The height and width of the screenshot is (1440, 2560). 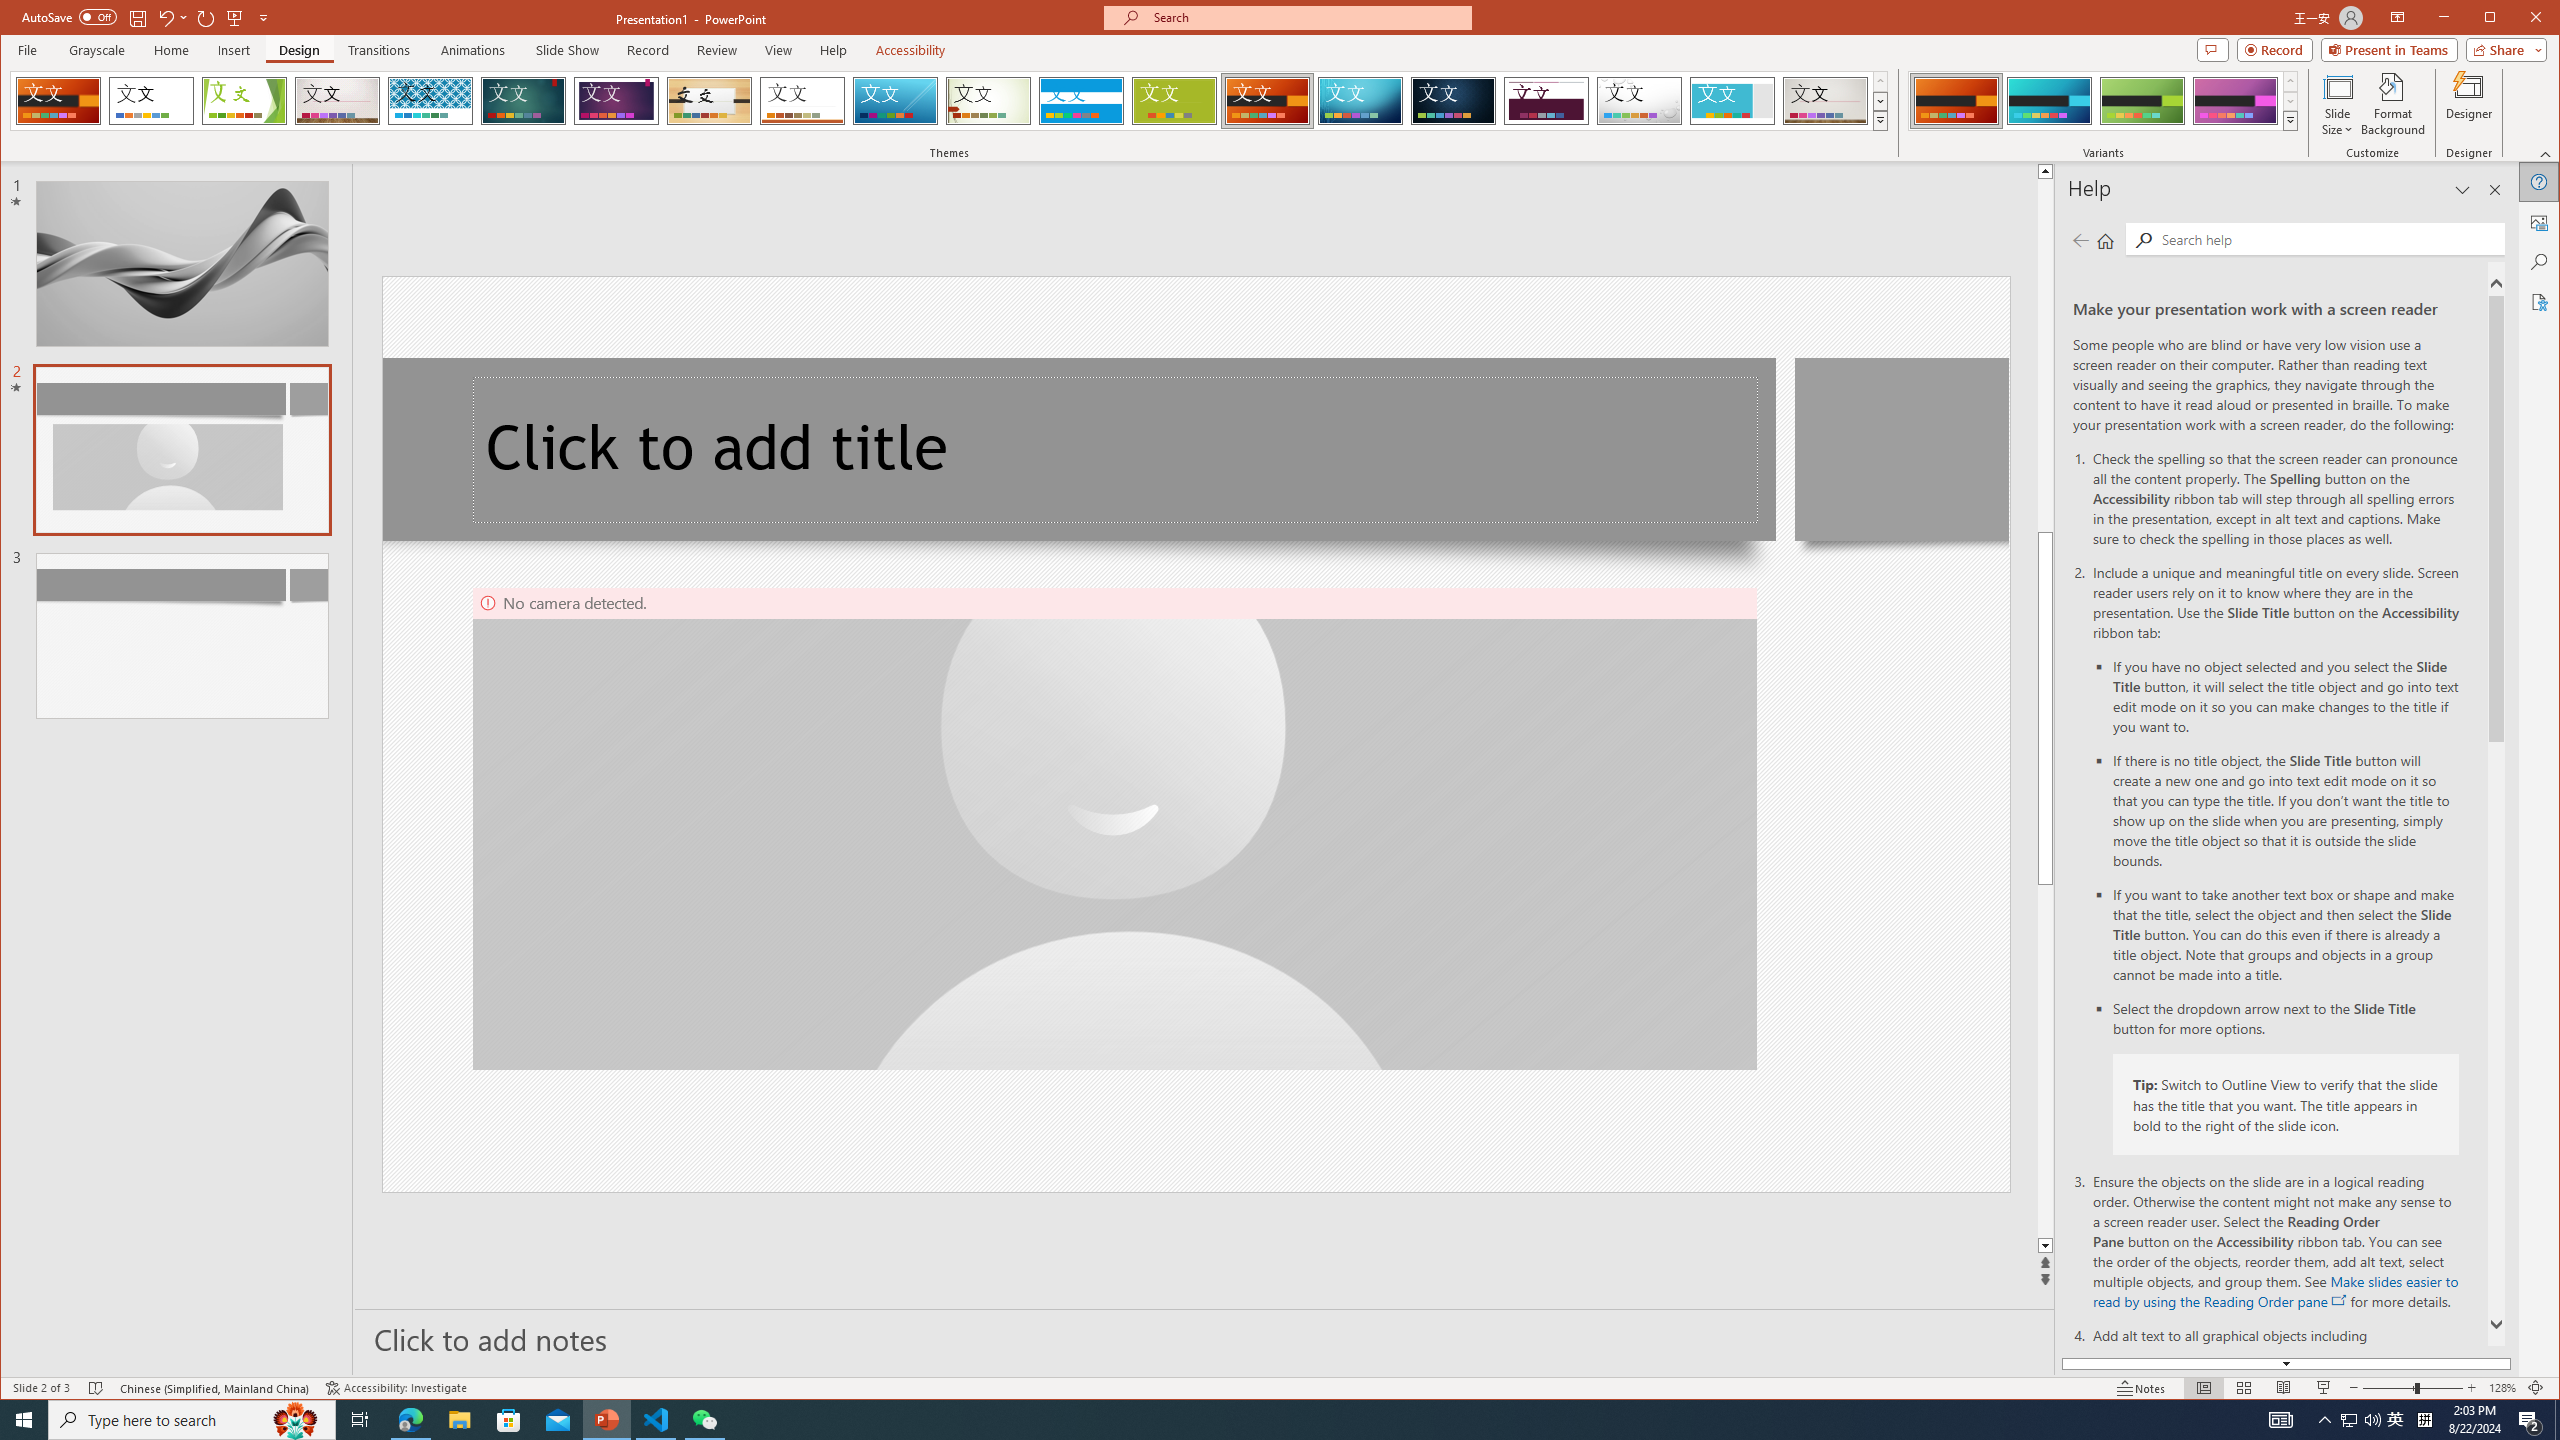 I want to click on 'Variants', so click(x=2290, y=119).